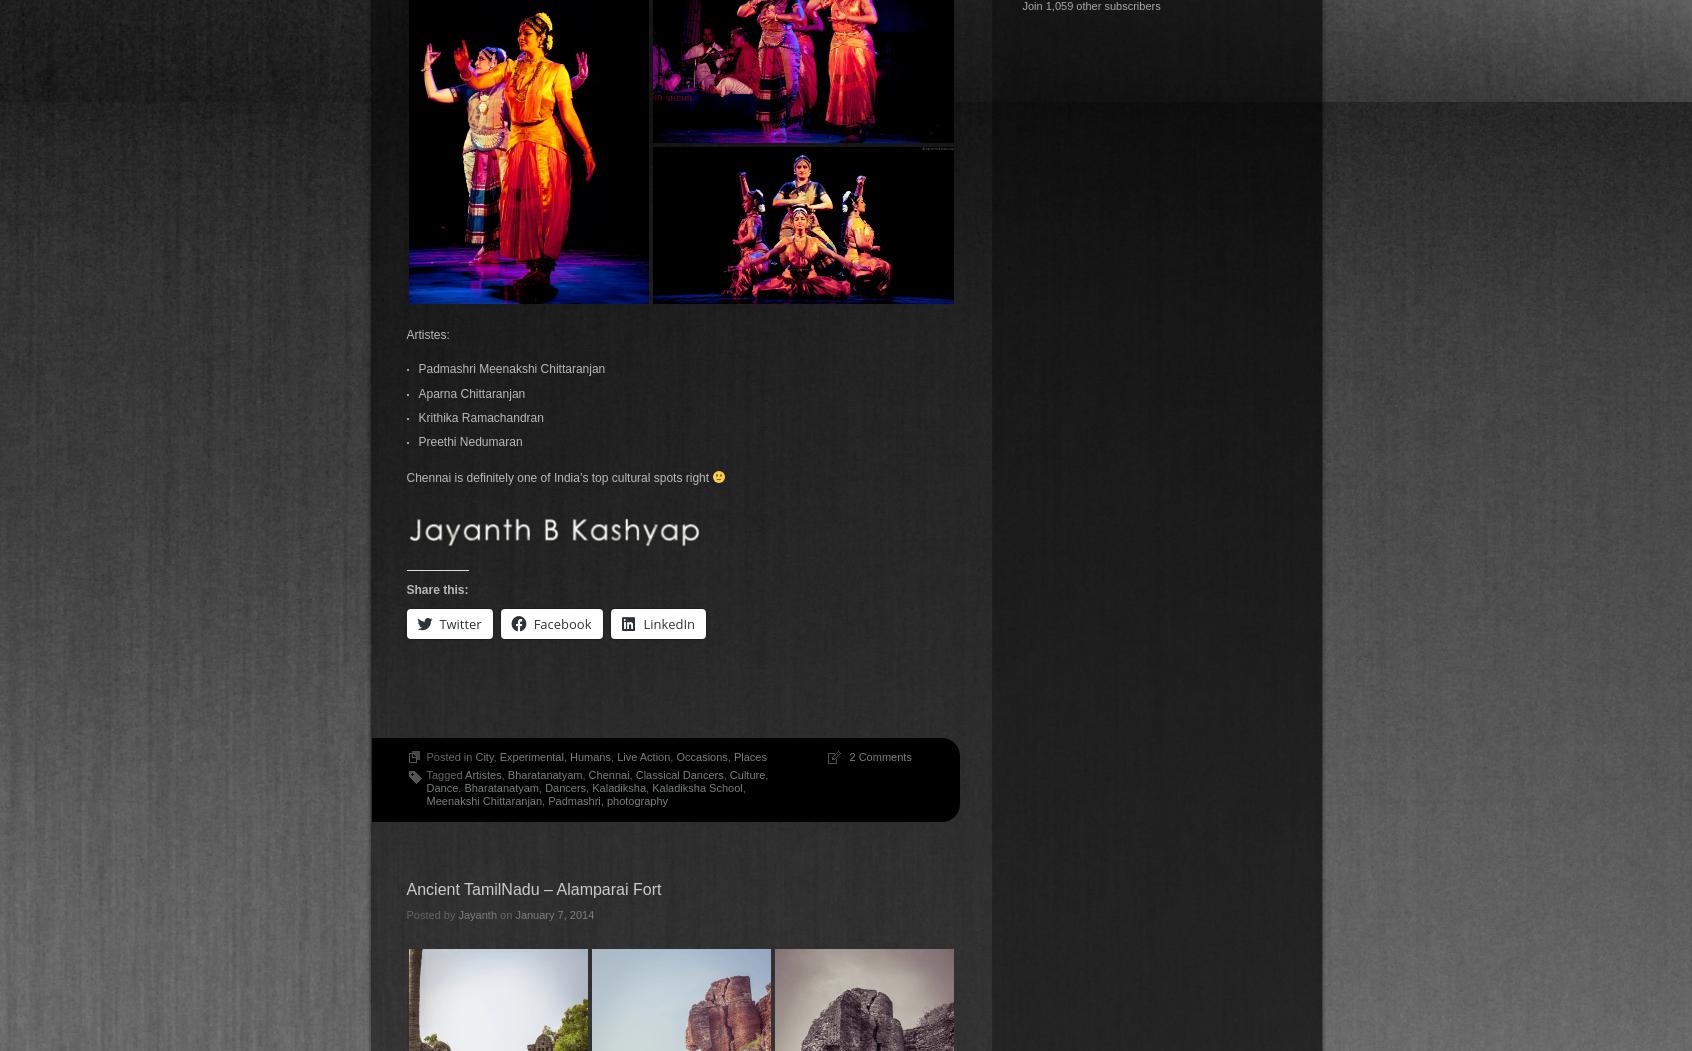  I want to click on 'Dancers', so click(564, 787).